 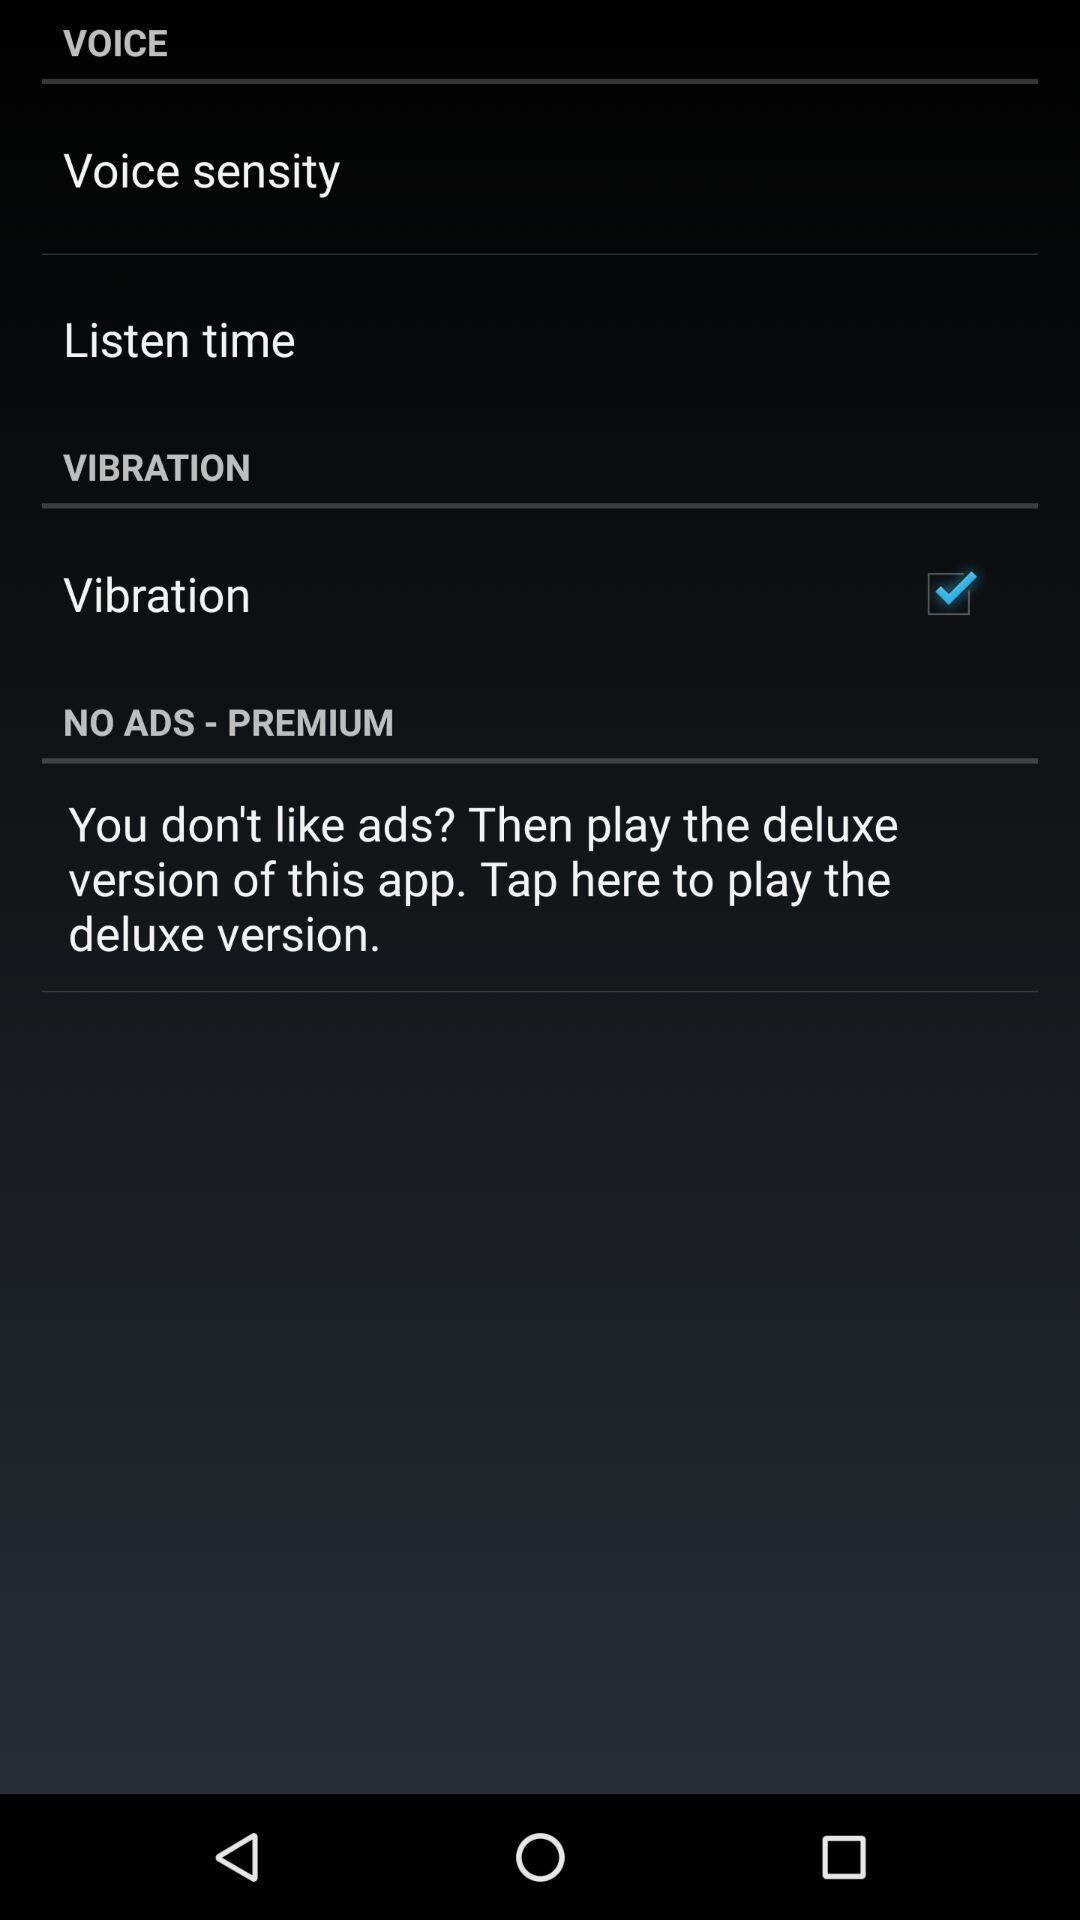 I want to click on the item below voice icon, so click(x=201, y=169).